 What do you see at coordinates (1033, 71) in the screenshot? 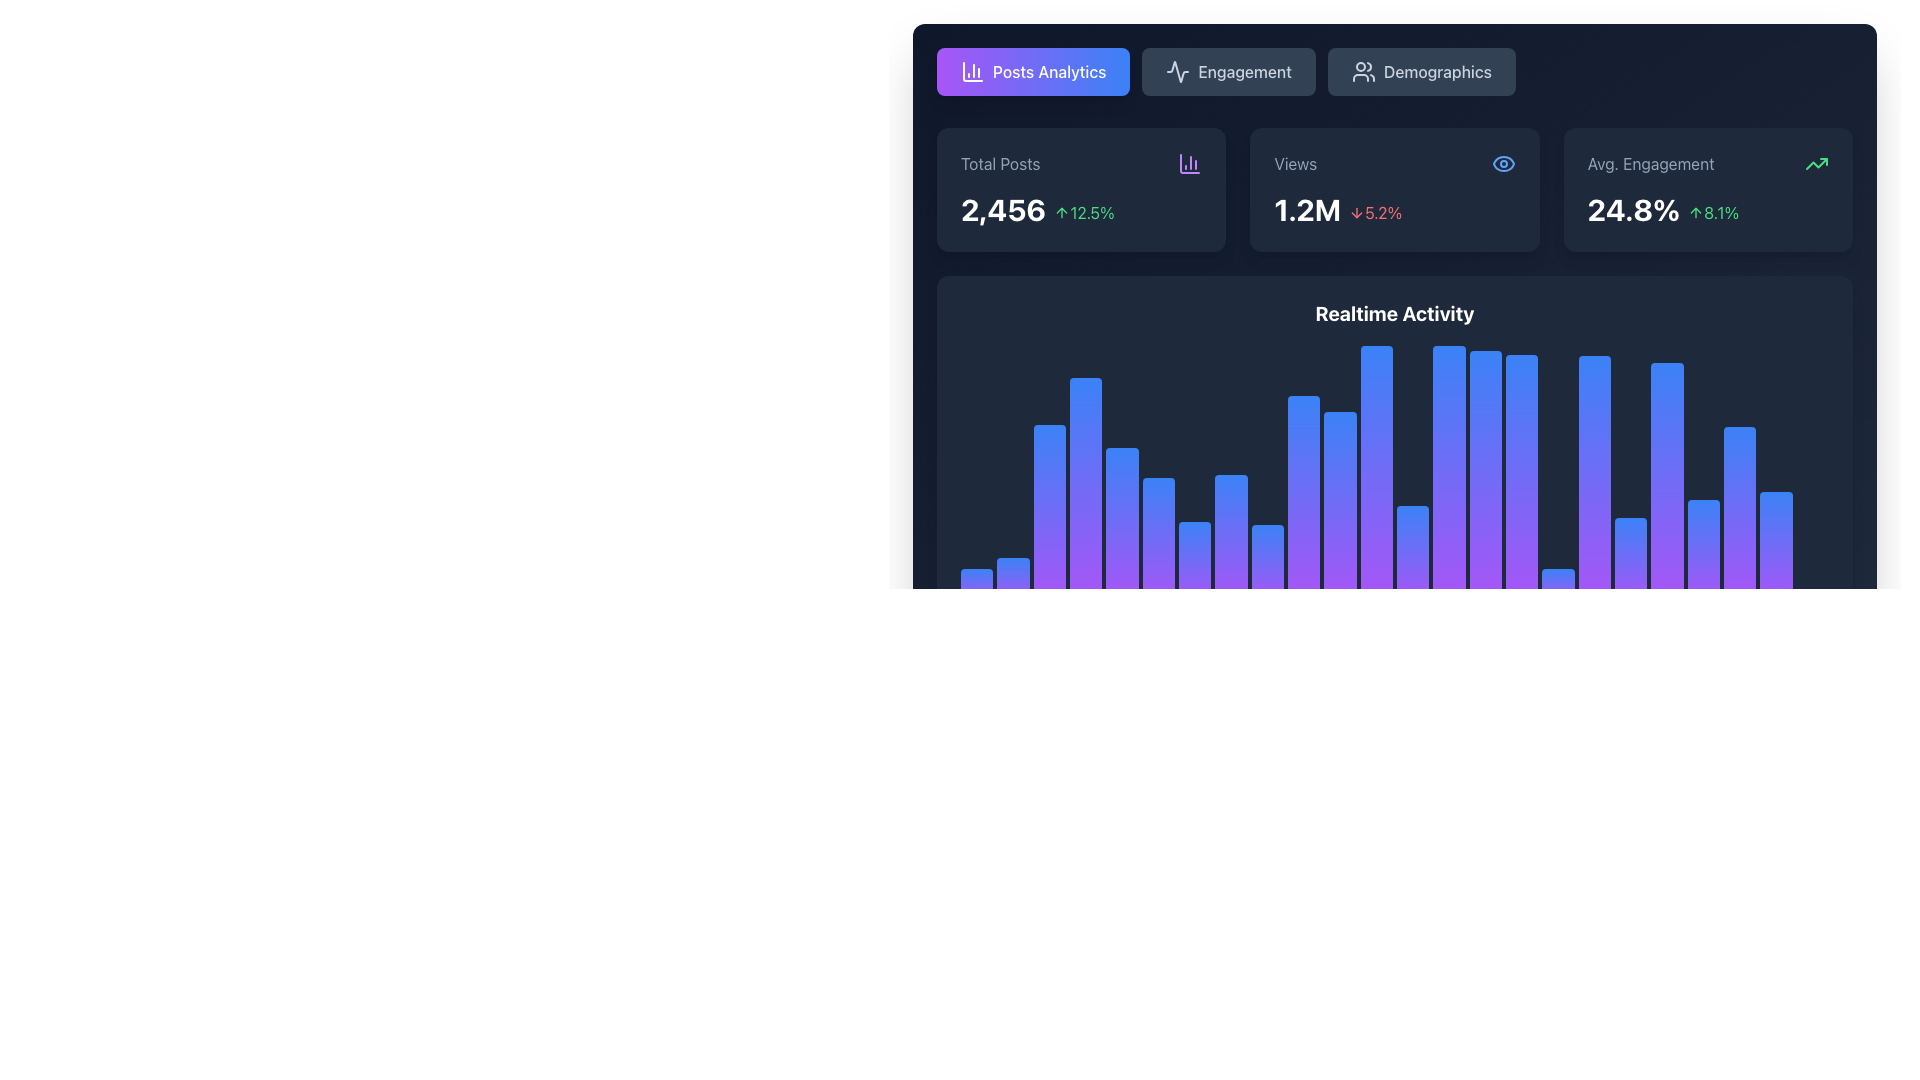
I see `the 'Posts Analytics' button, which is the leftmost button in a row of three, featuring a gradient background from purple to blue and a bar chart icon` at bounding box center [1033, 71].